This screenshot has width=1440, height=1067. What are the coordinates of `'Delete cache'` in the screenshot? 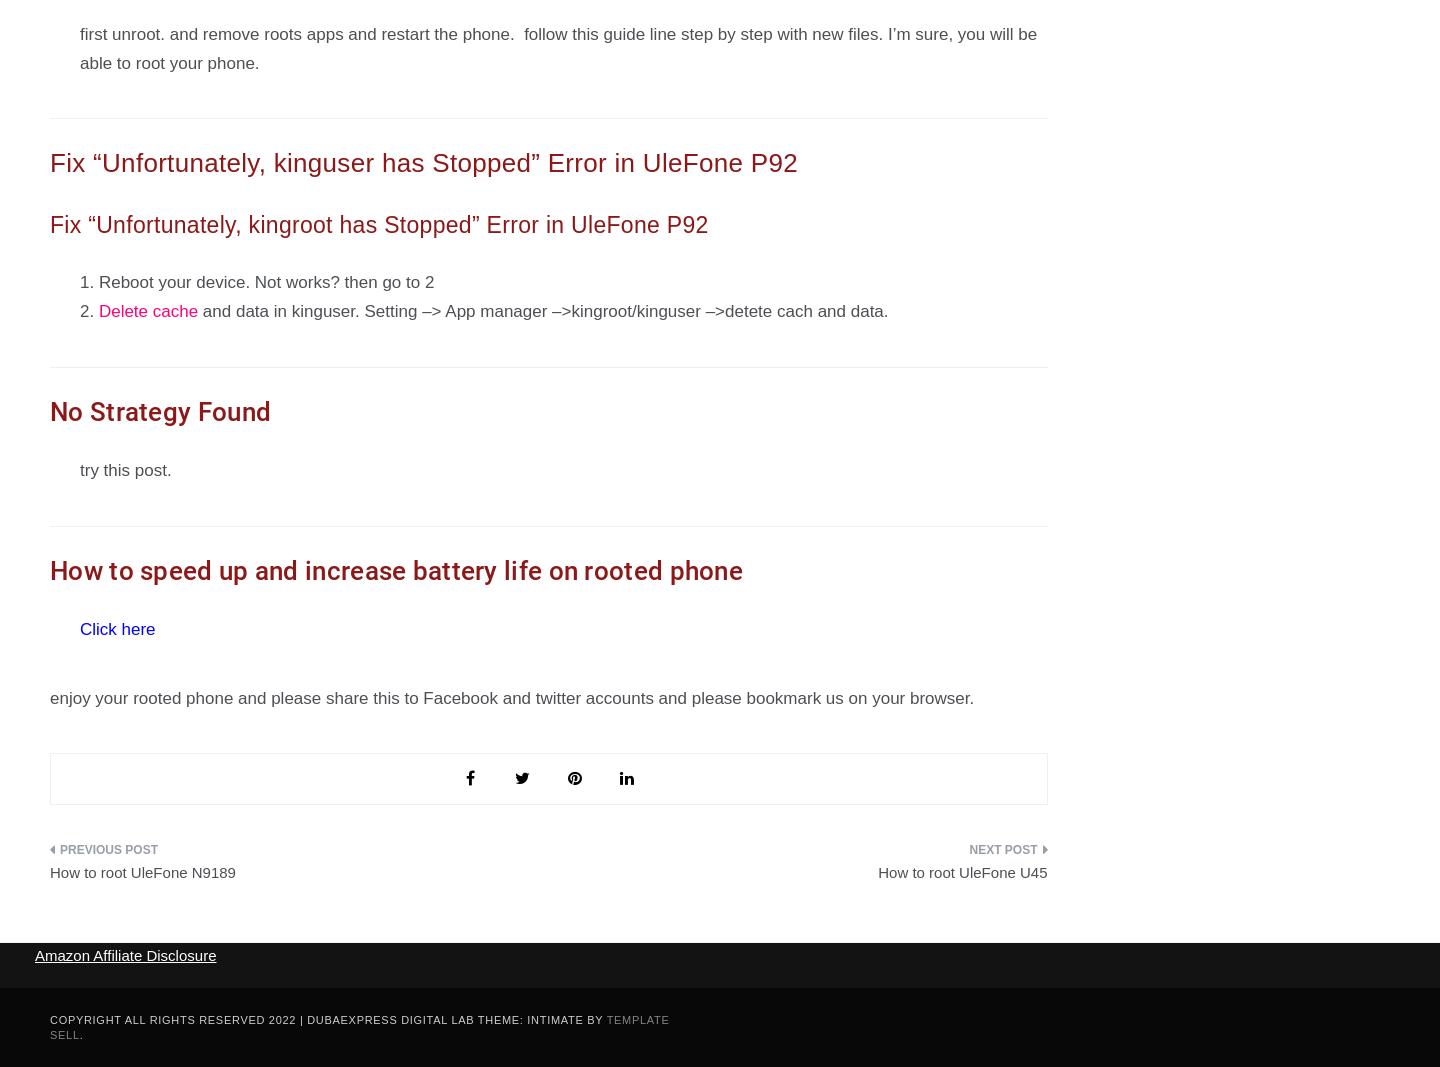 It's located at (147, 310).